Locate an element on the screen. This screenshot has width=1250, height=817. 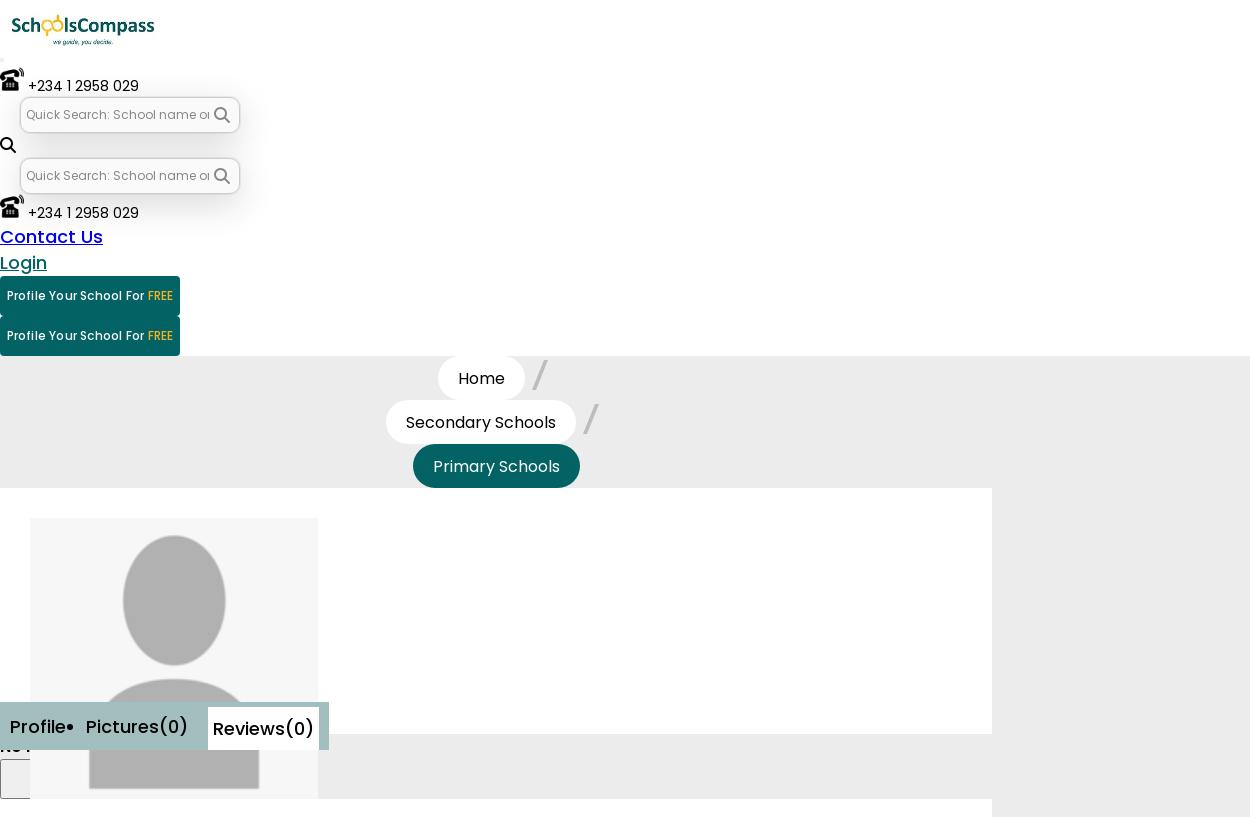
'Login' is located at coordinates (0, 262).